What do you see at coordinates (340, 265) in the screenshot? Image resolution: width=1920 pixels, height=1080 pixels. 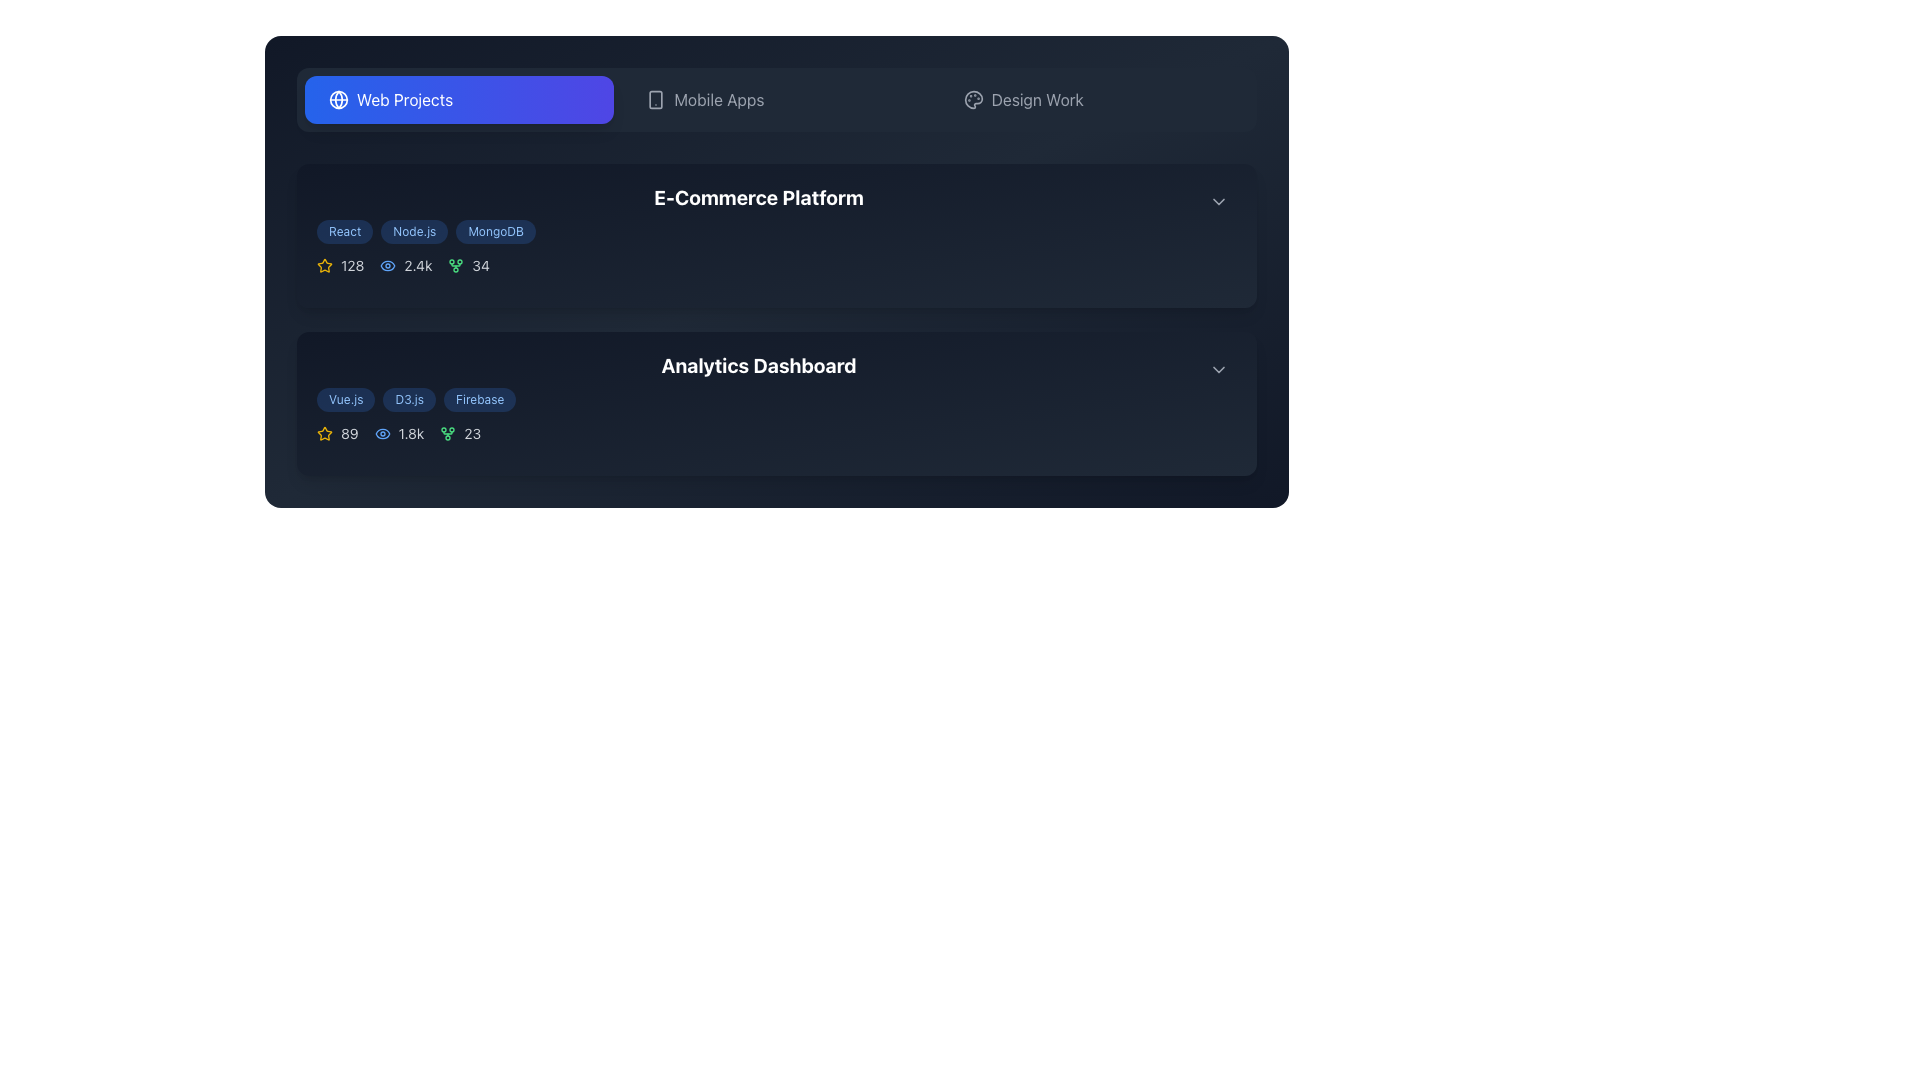 I see `value from the Text label displaying the number '128', which is styled in gray and positioned next to a yellow star icon in the upper left section of the statistical data grouping` at bounding box center [340, 265].